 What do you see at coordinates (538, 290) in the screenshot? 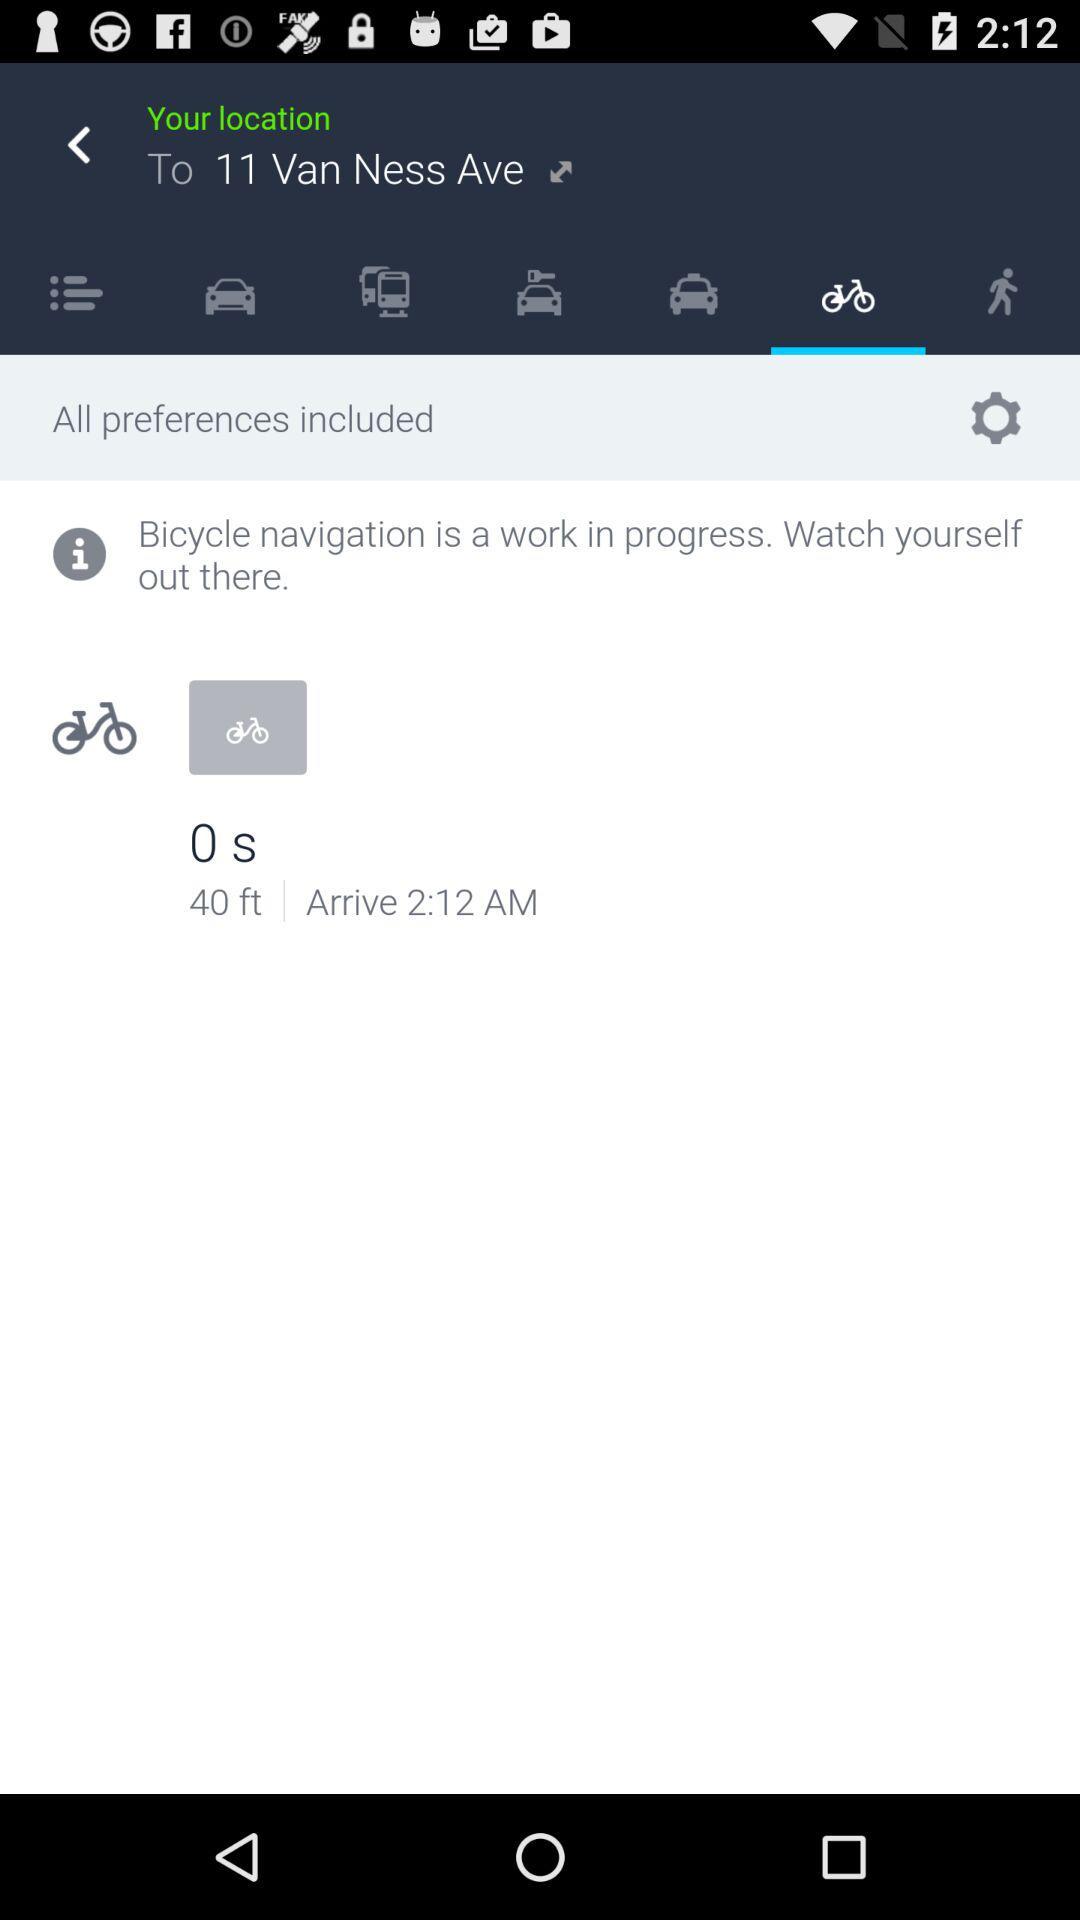
I see `the` at bounding box center [538, 290].